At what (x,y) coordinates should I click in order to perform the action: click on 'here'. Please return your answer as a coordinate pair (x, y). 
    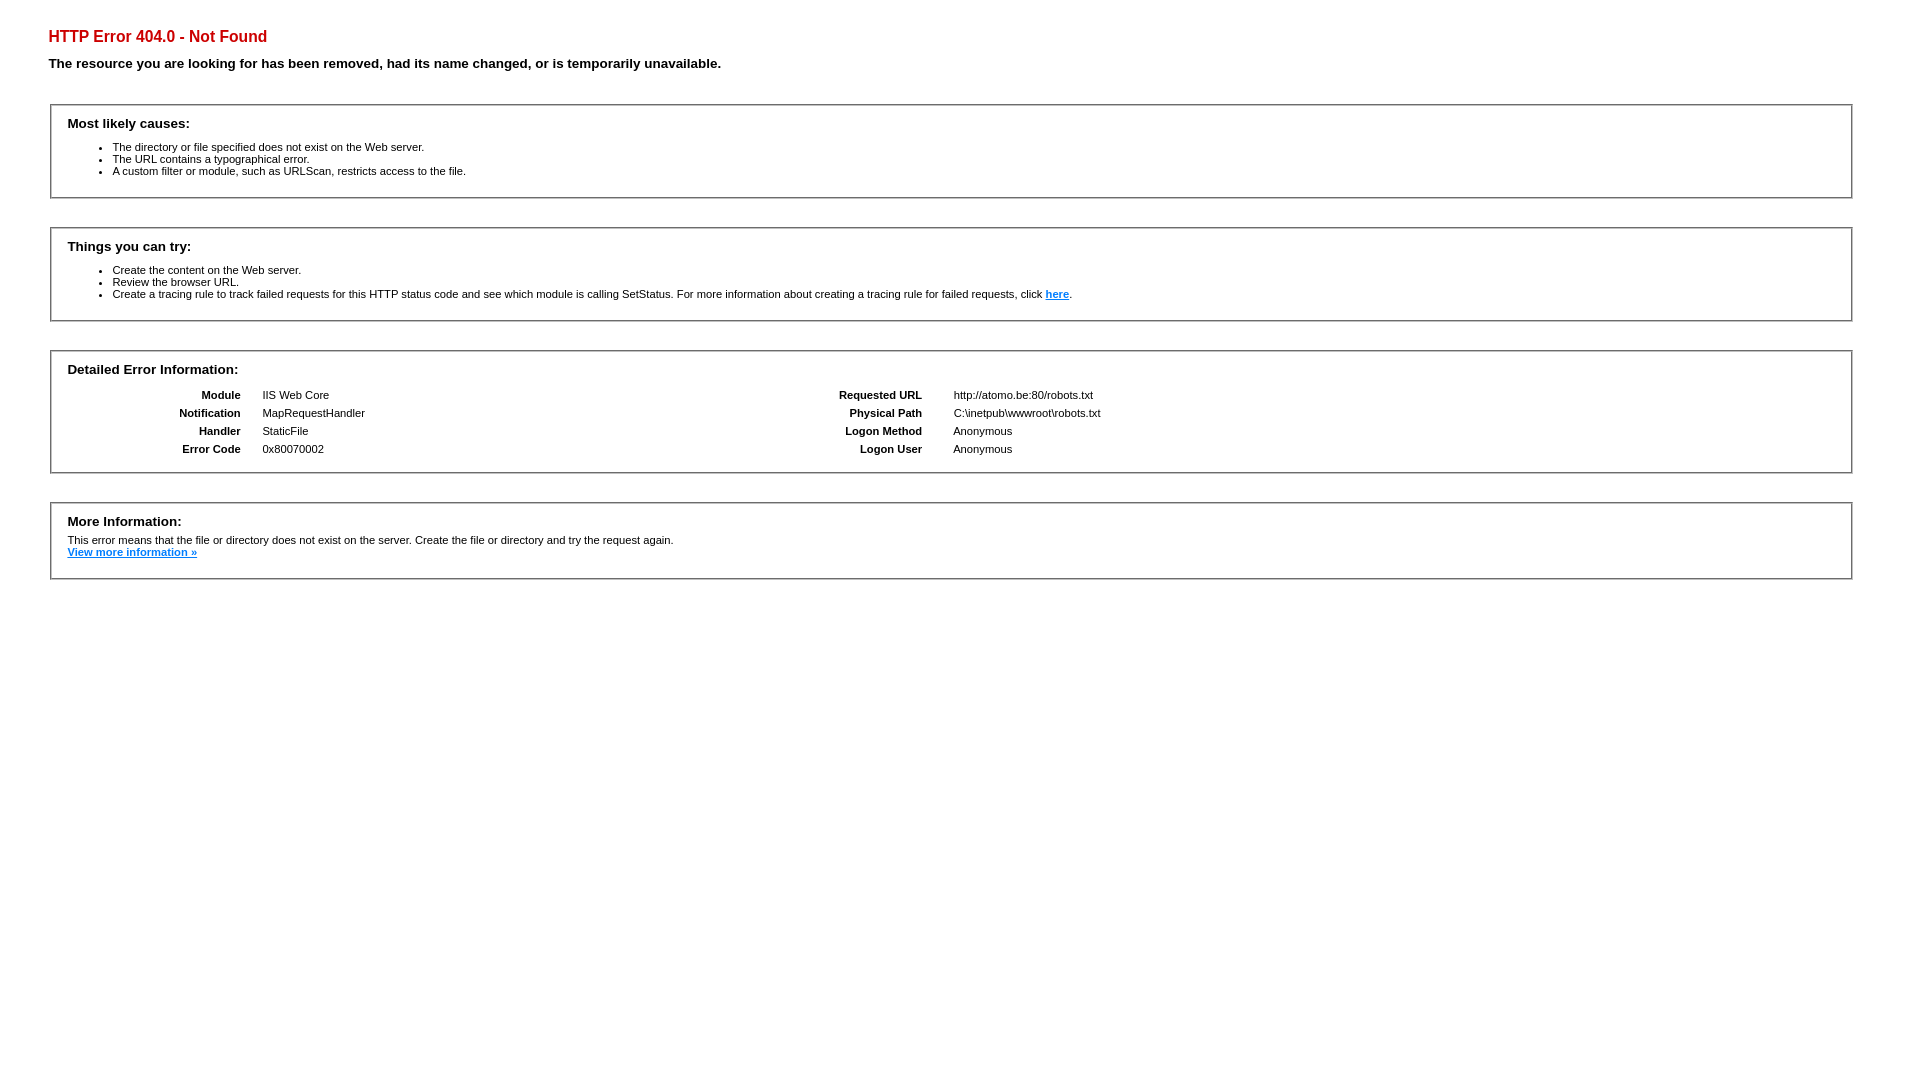
    Looking at the image, I should click on (1056, 293).